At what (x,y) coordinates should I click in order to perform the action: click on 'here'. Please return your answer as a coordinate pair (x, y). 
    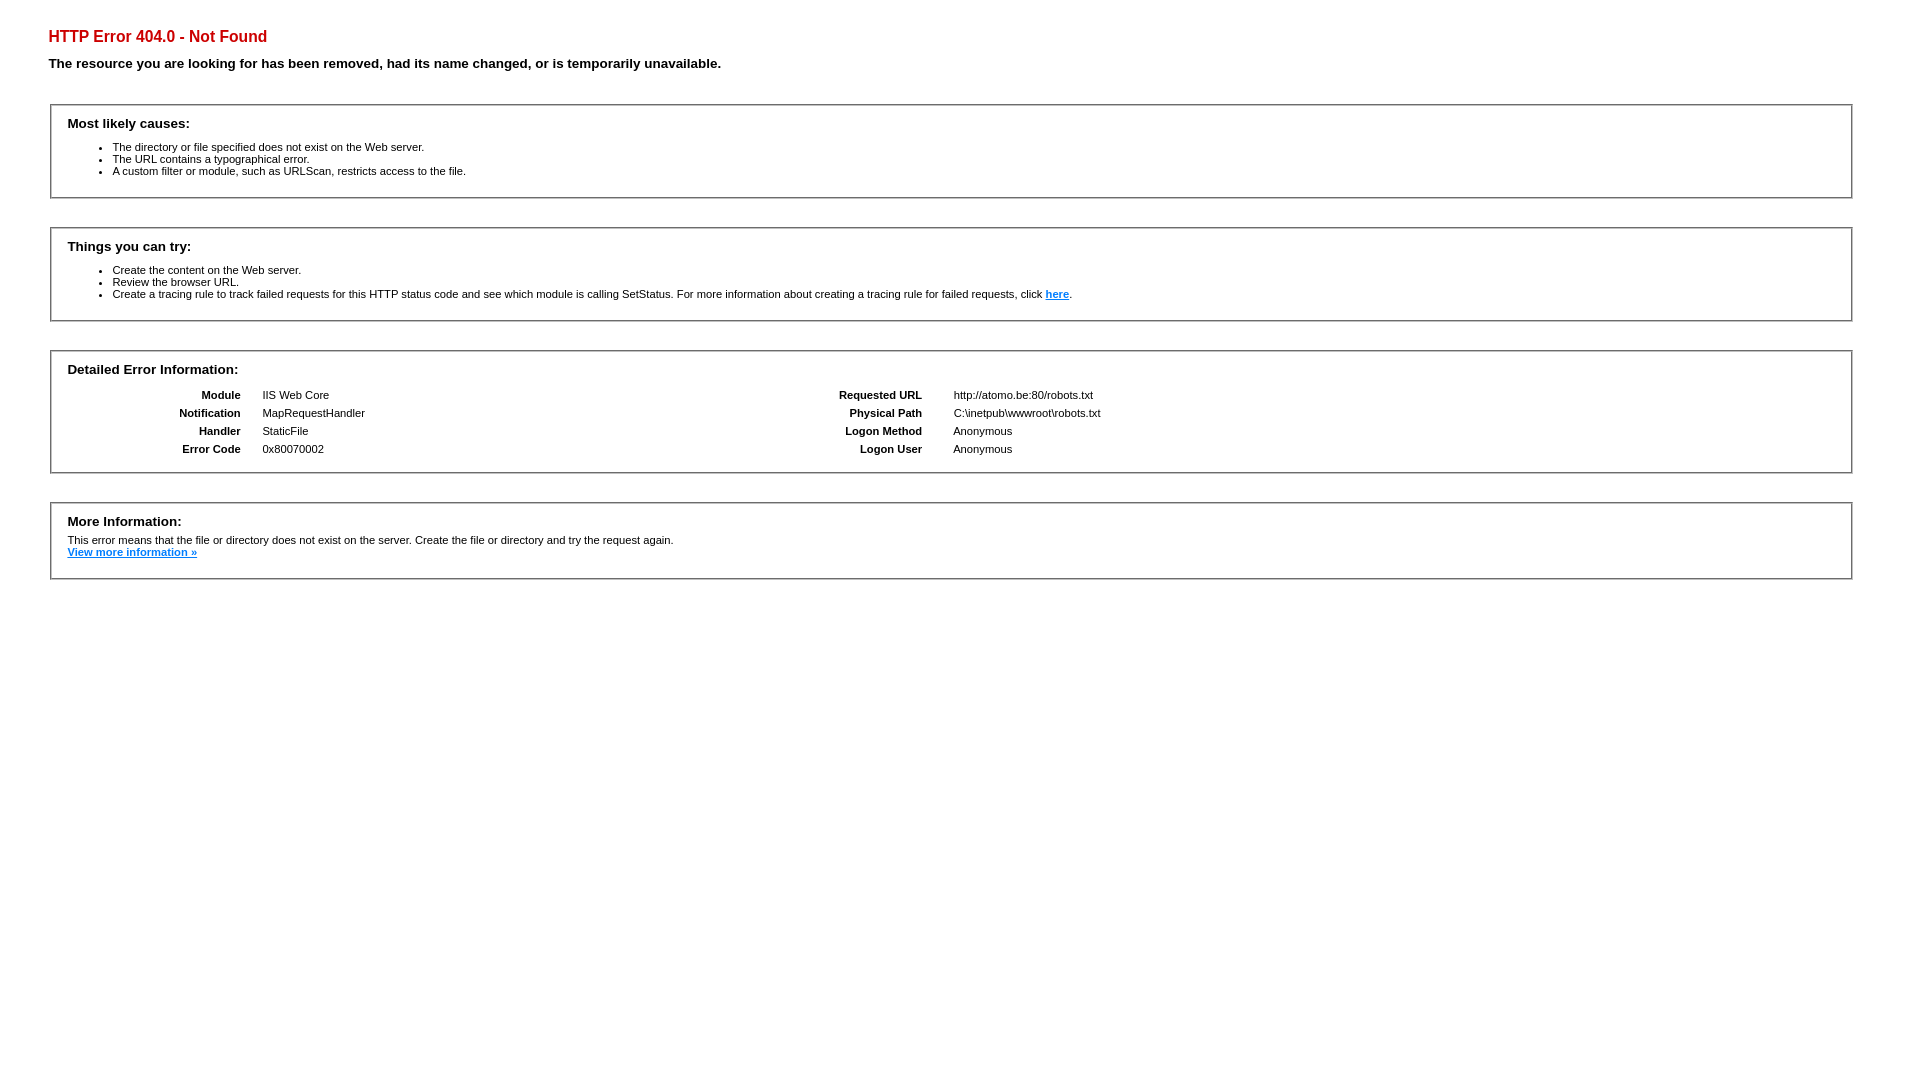
    Looking at the image, I should click on (1056, 293).